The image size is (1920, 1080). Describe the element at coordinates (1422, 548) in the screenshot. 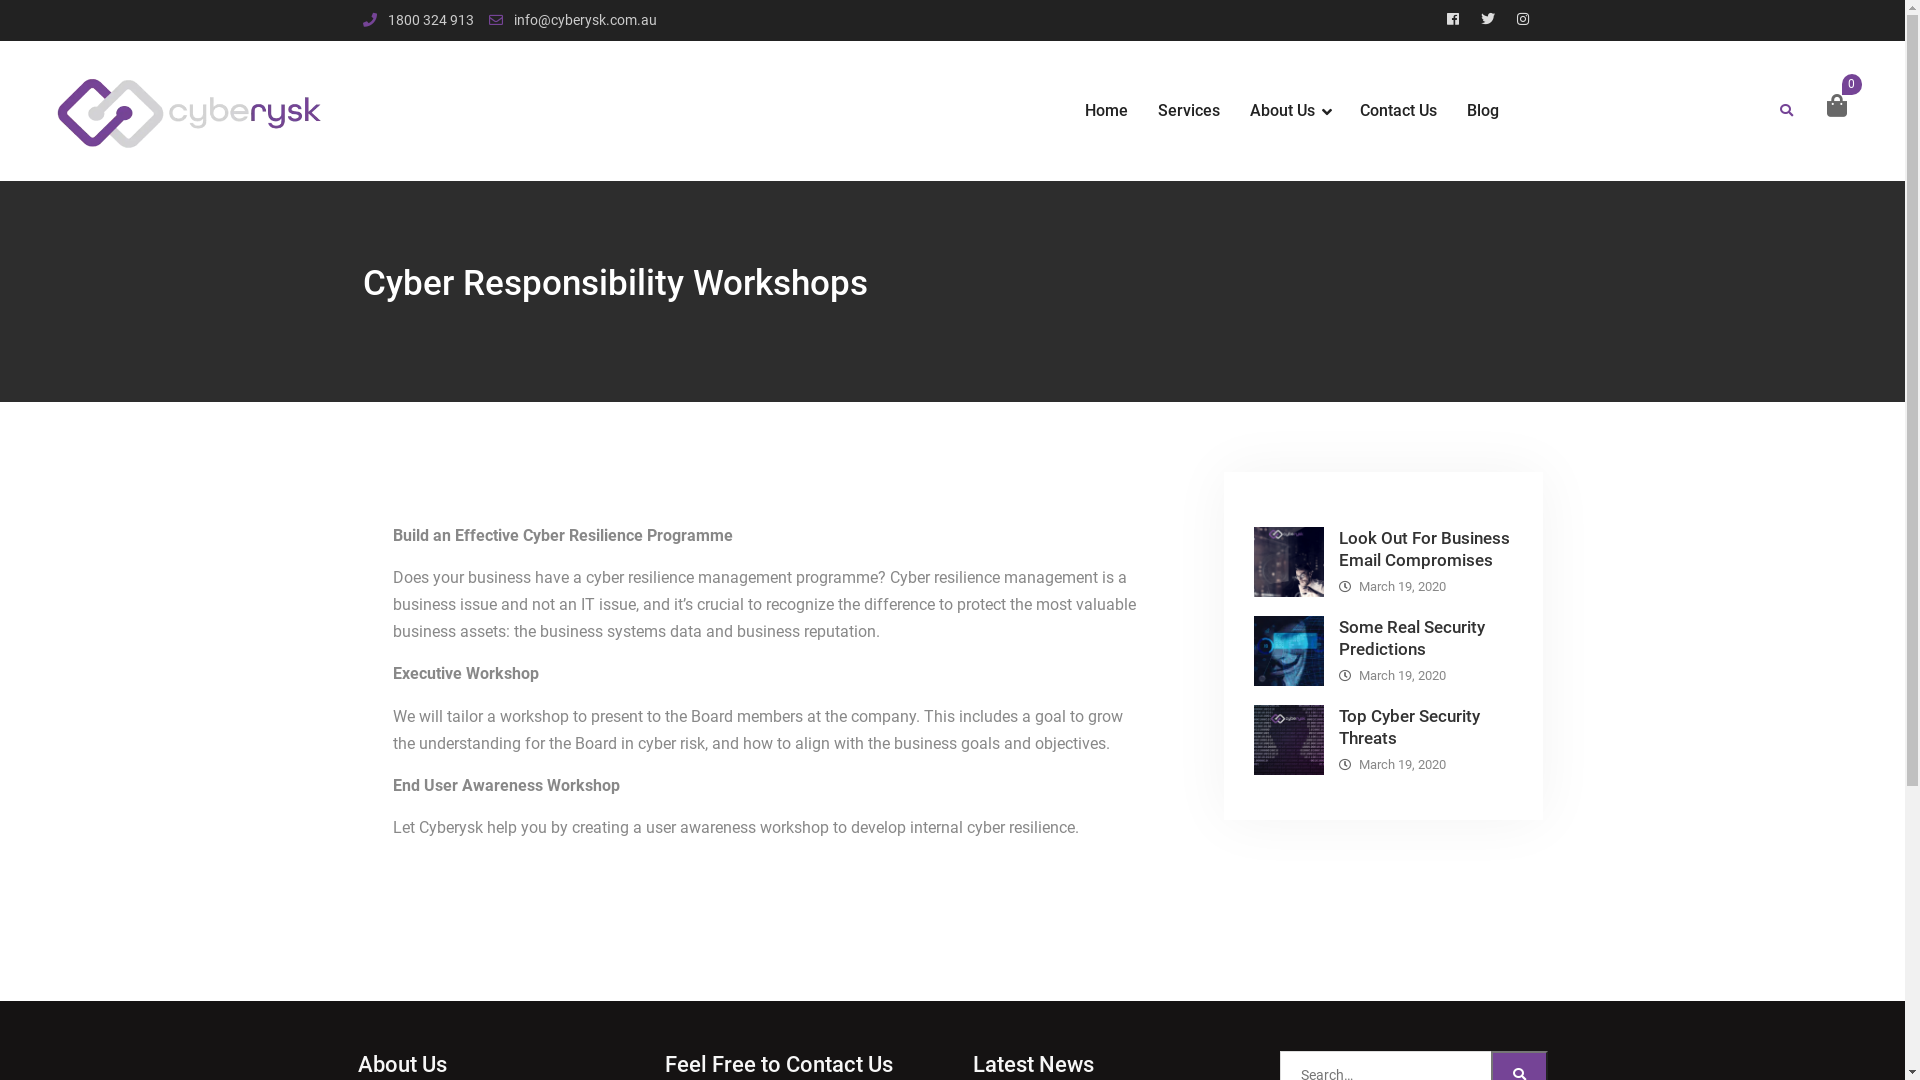

I see `'Look Out For Business Email Compromises'` at that location.